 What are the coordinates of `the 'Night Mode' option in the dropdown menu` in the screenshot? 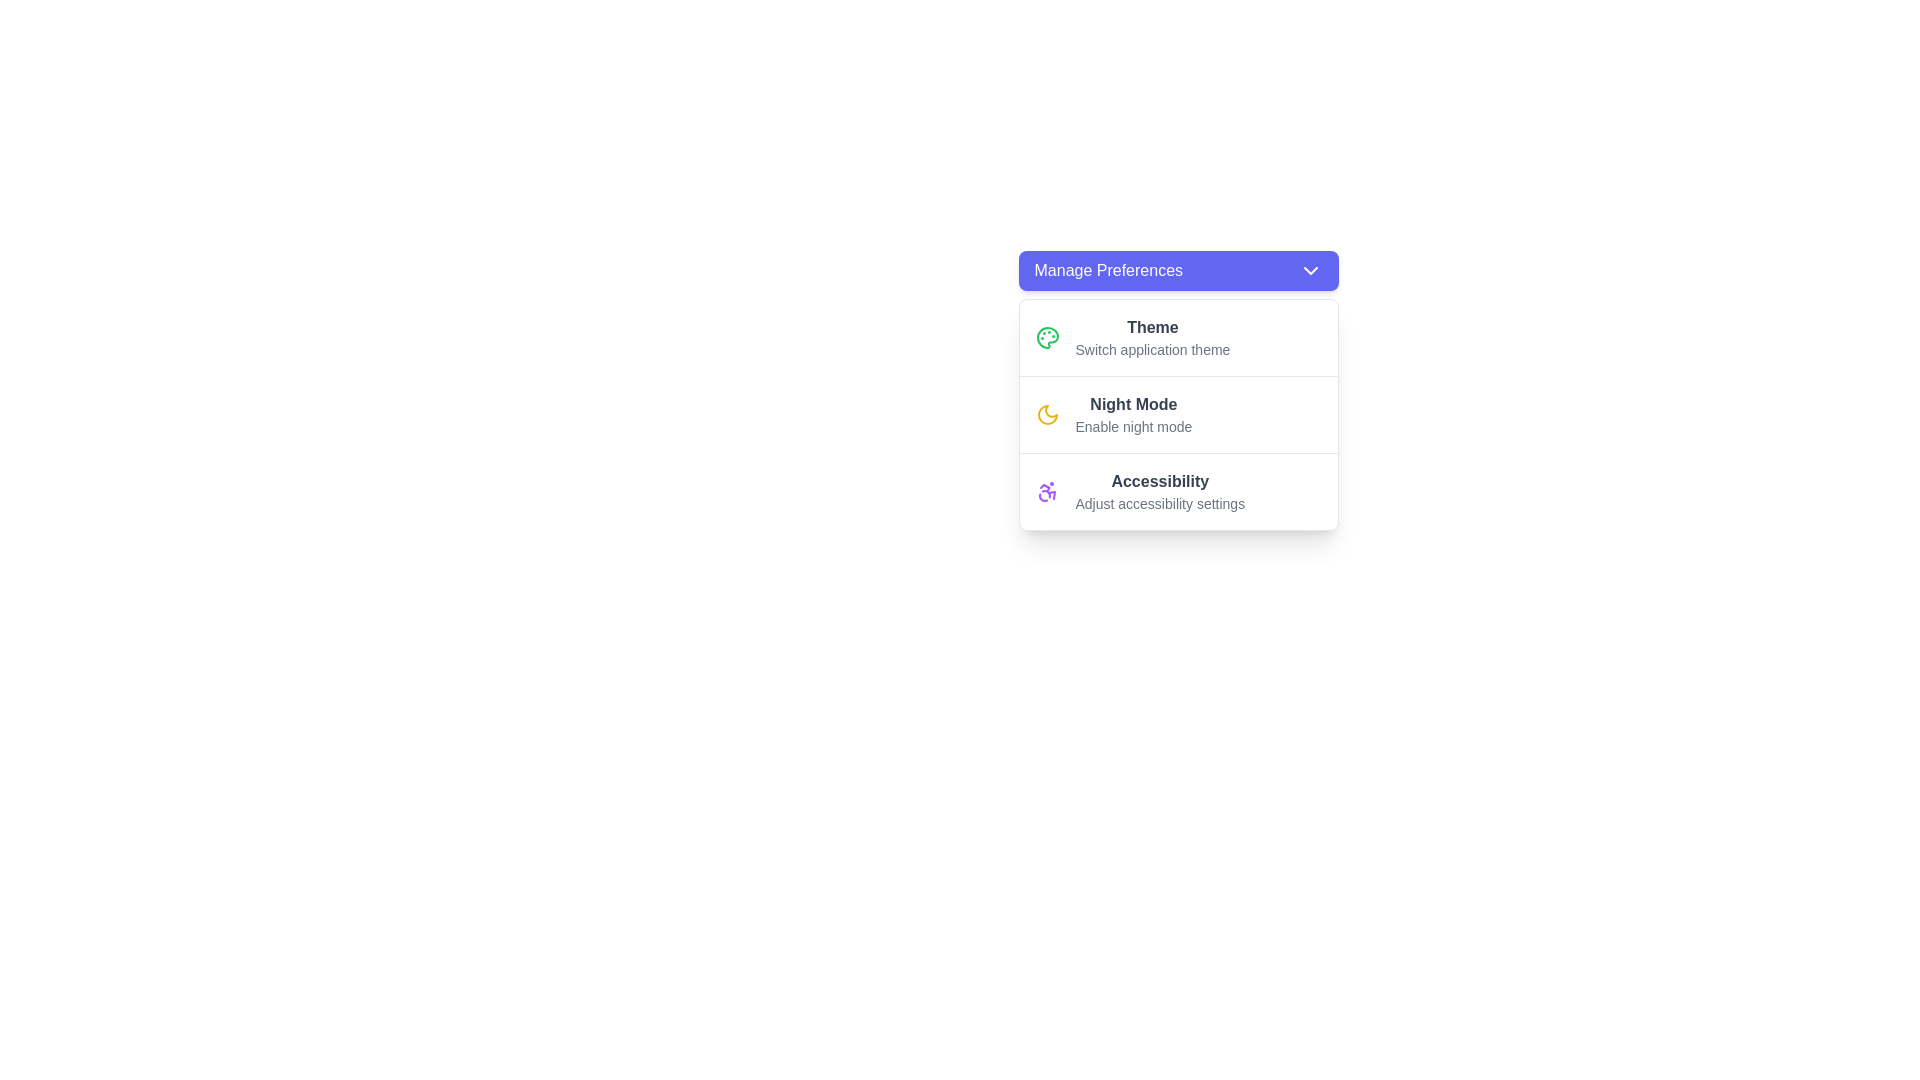 It's located at (1178, 413).